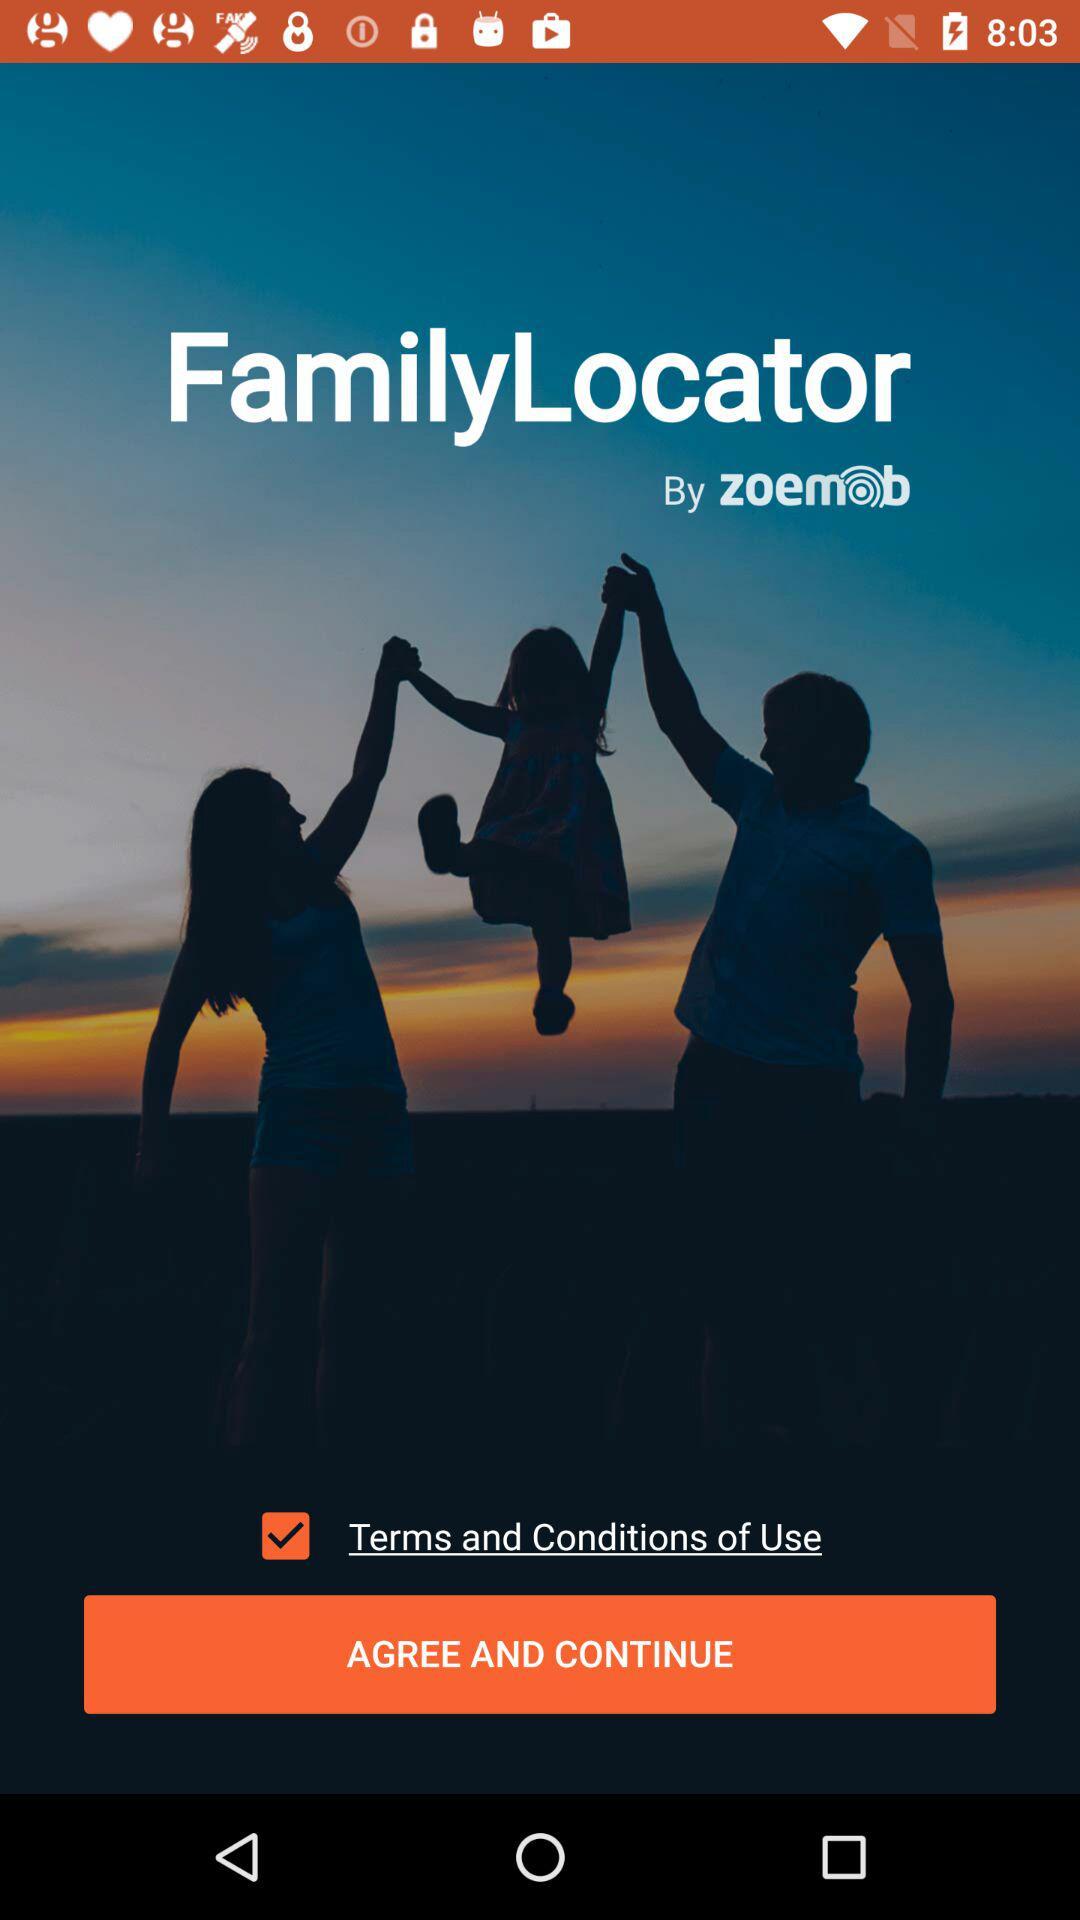  I want to click on item to the left of the terms and conditions icon, so click(285, 1535).